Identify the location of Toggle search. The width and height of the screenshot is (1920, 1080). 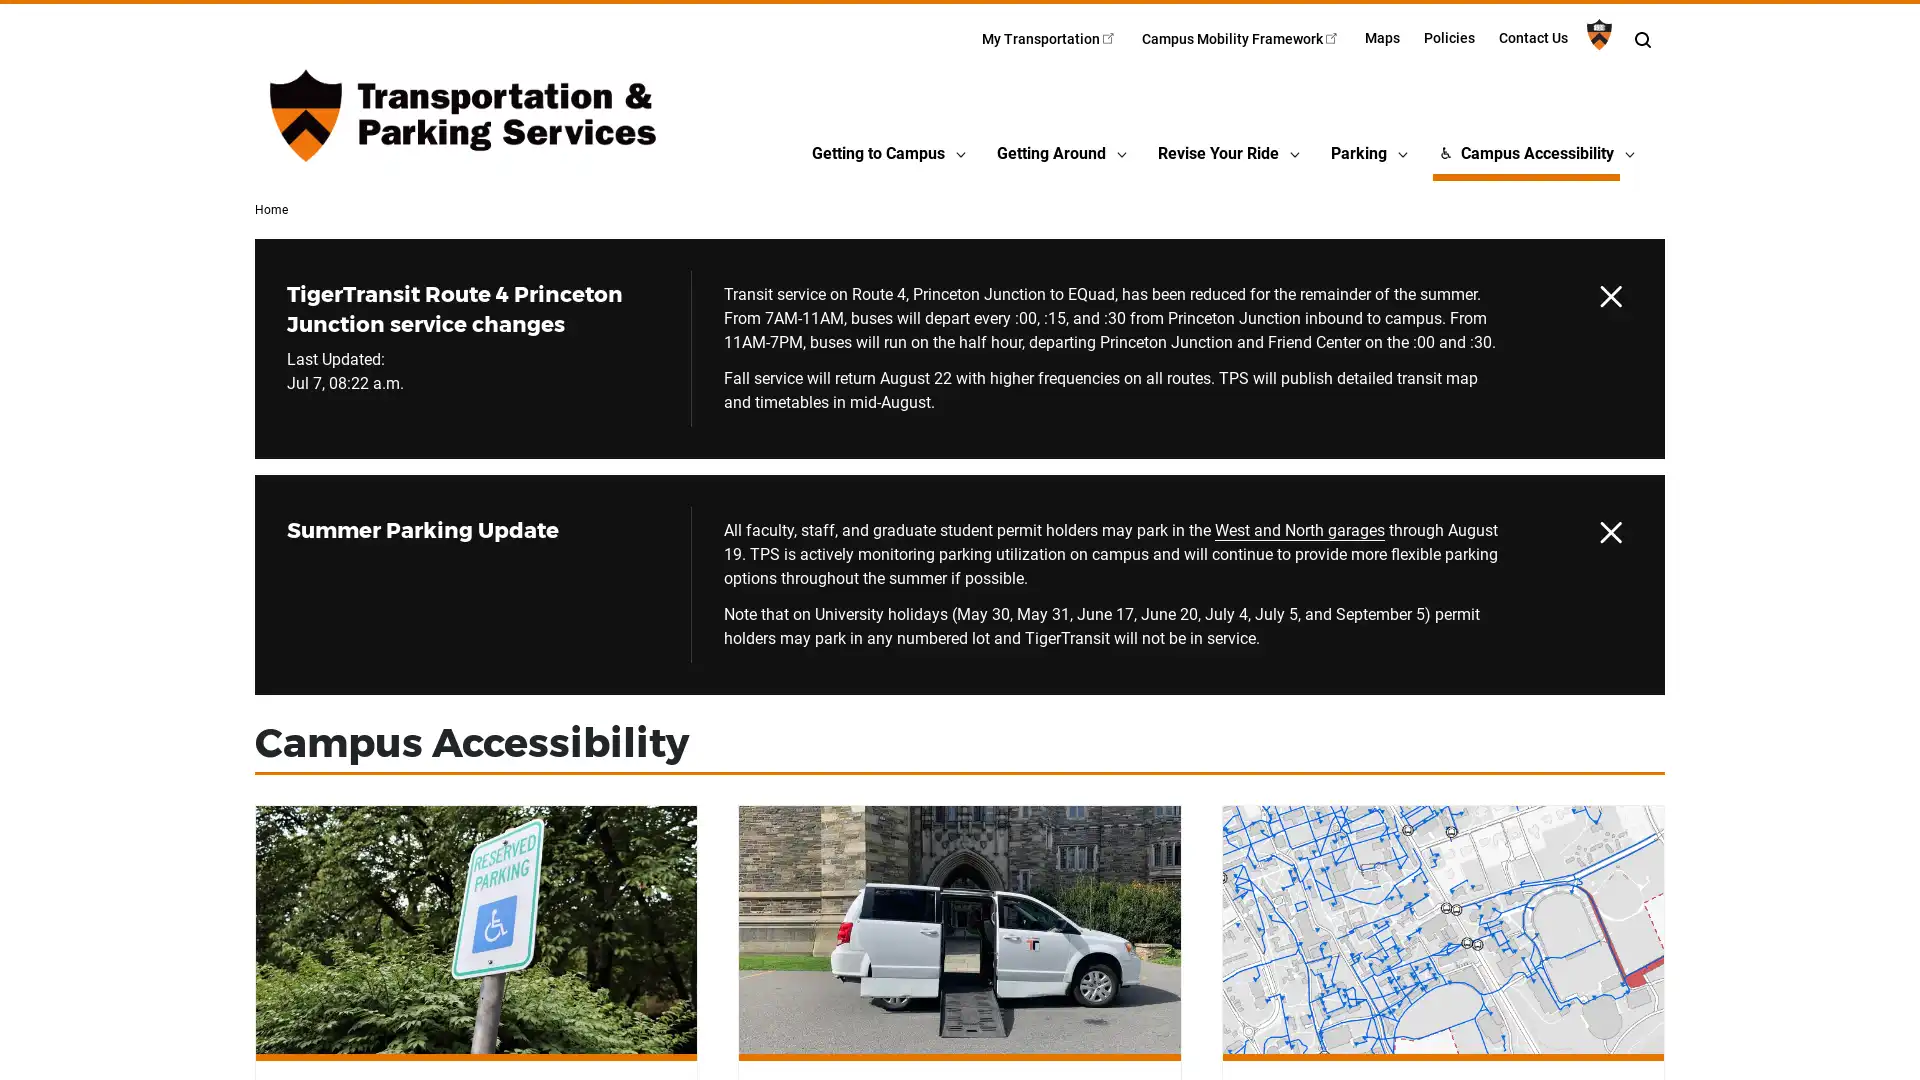
(1642, 39).